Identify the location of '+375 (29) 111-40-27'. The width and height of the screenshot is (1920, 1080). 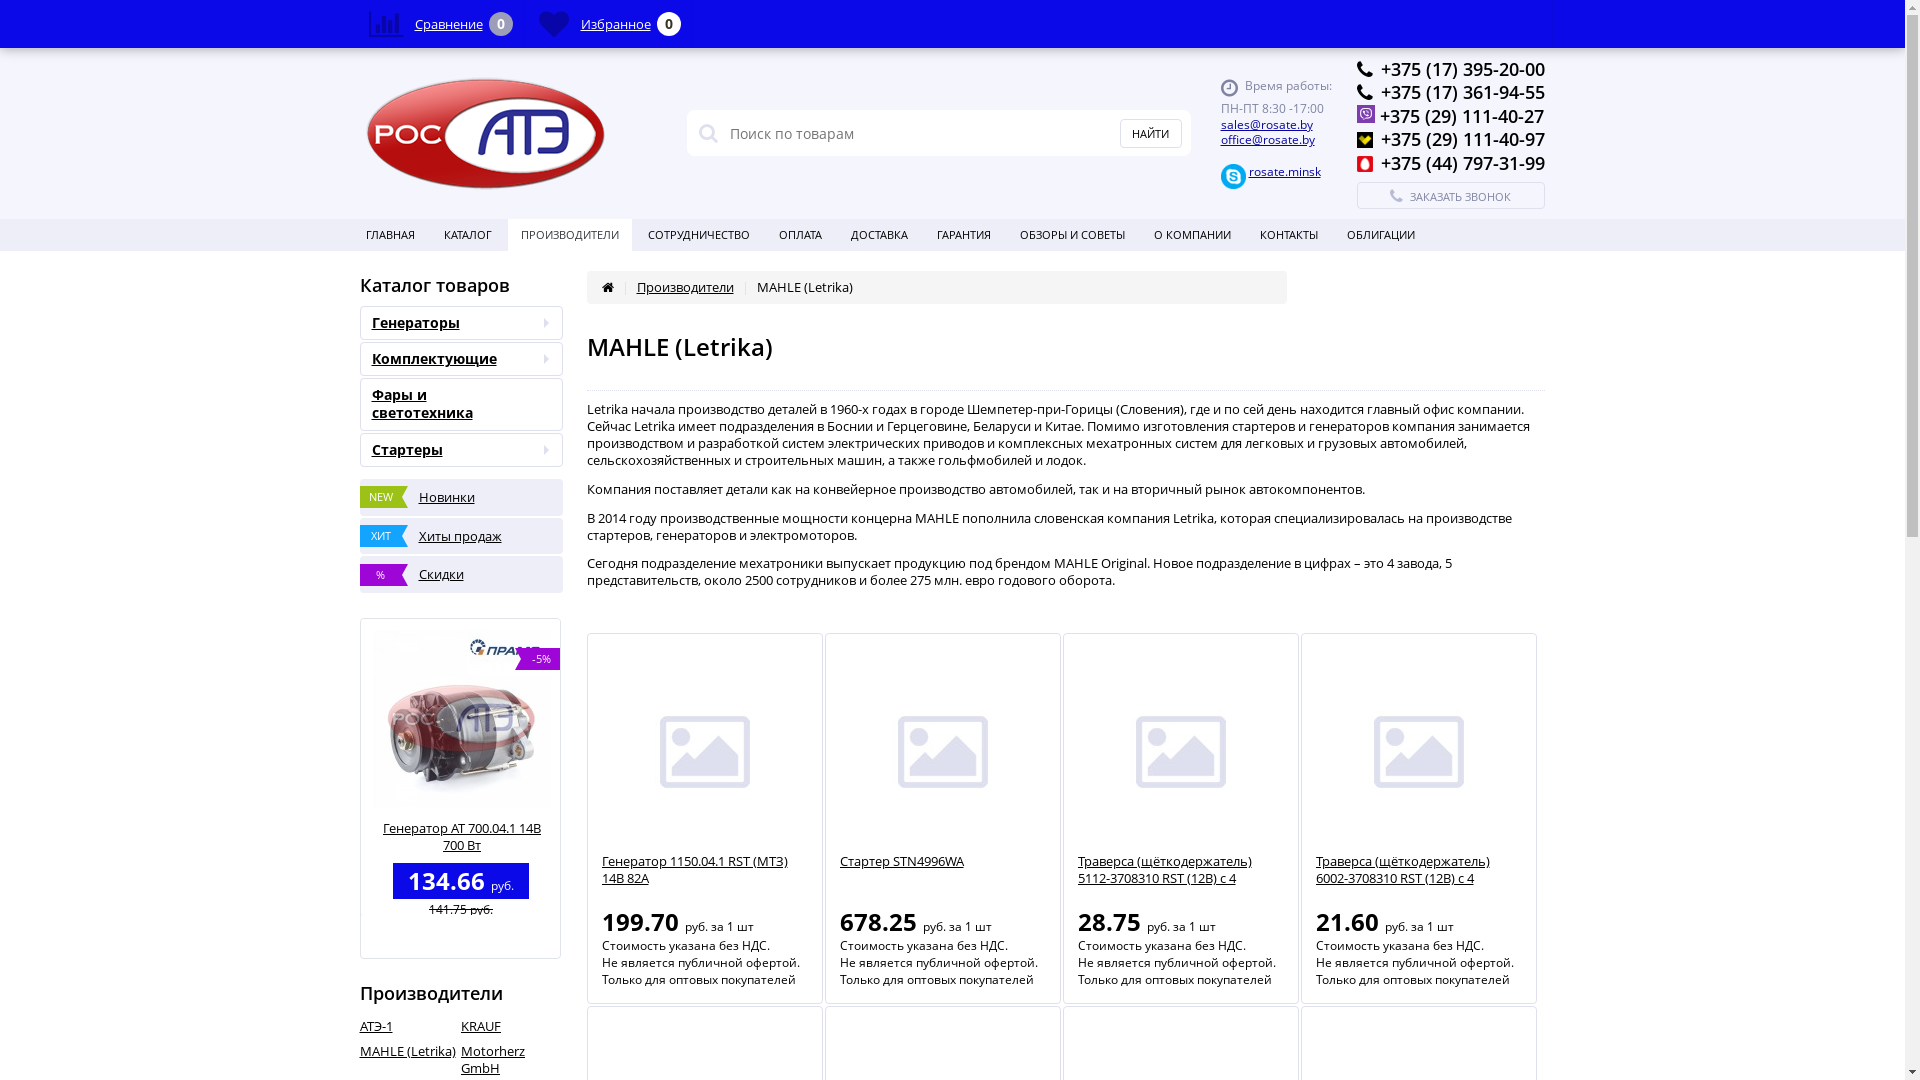
(1462, 115).